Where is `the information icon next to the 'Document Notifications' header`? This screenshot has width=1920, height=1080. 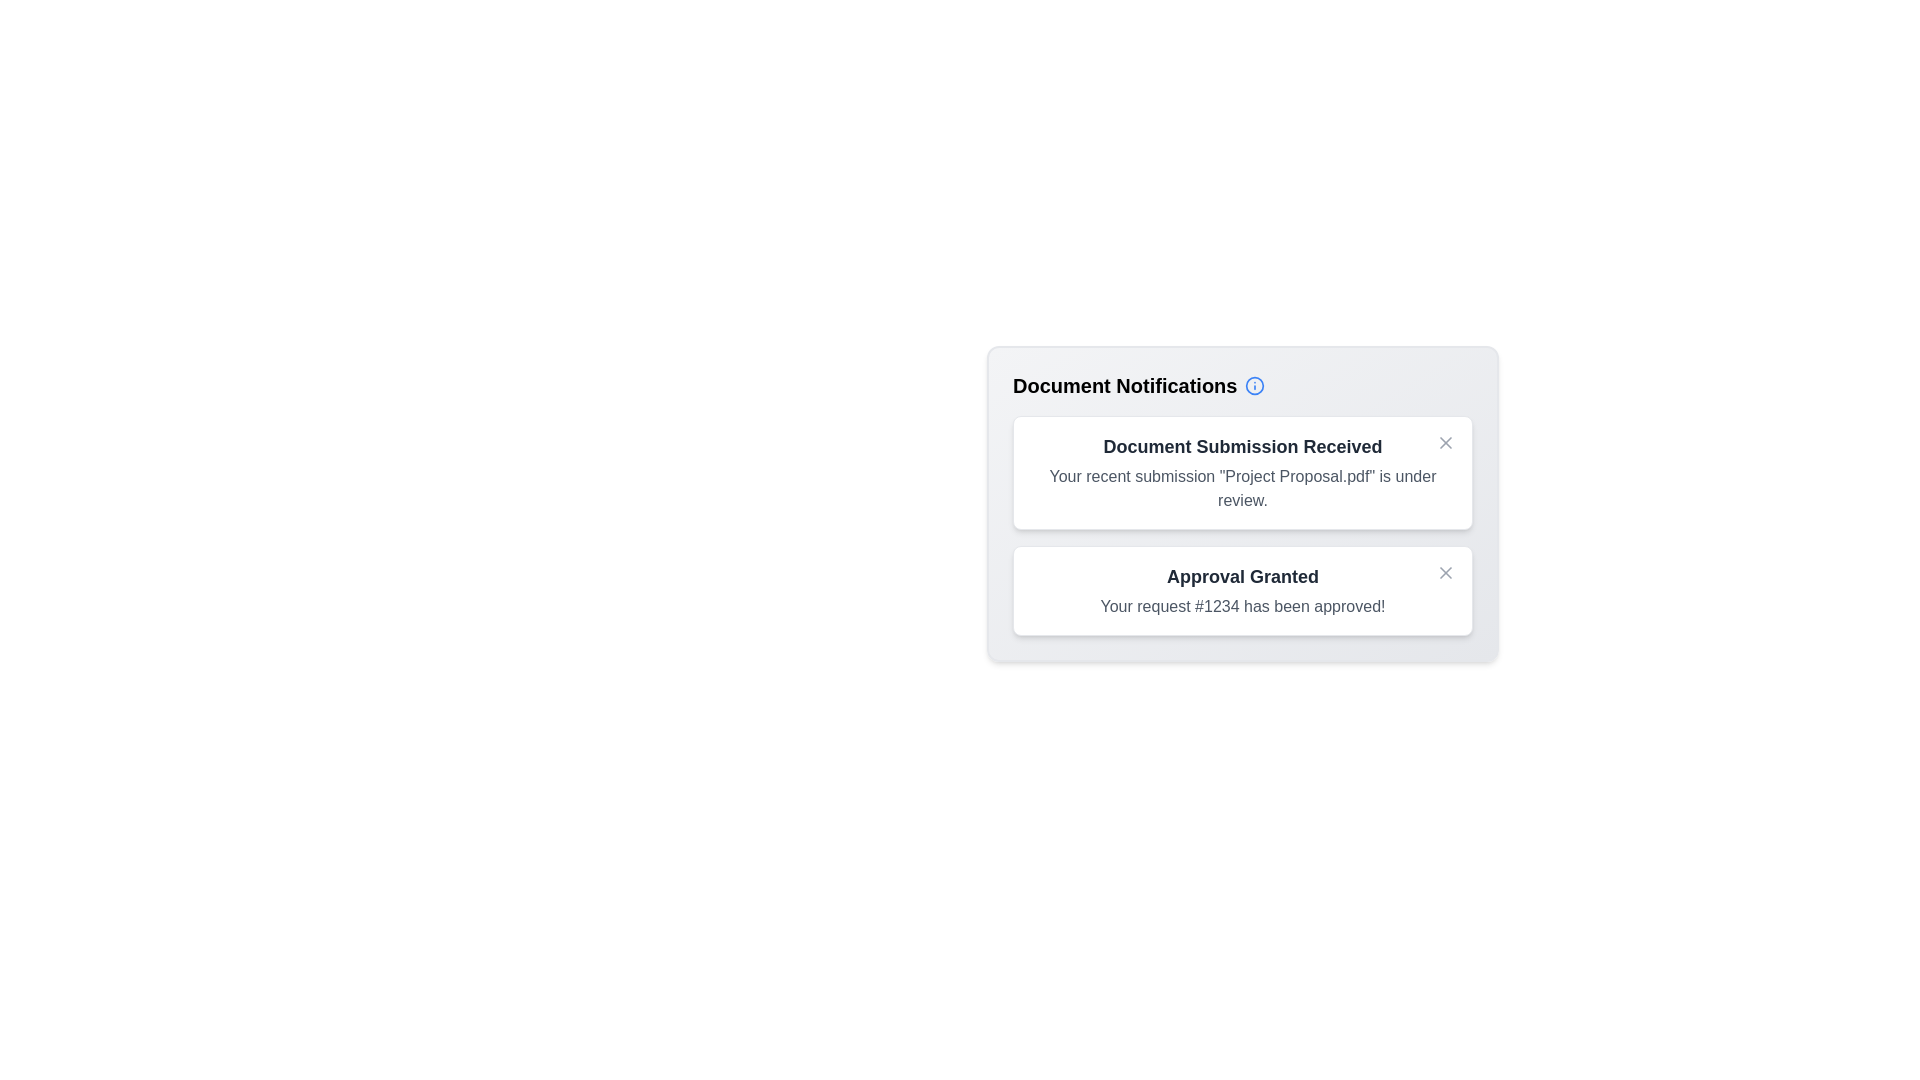 the information icon next to the 'Document Notifications' header is located at coordinates (1253, 385).